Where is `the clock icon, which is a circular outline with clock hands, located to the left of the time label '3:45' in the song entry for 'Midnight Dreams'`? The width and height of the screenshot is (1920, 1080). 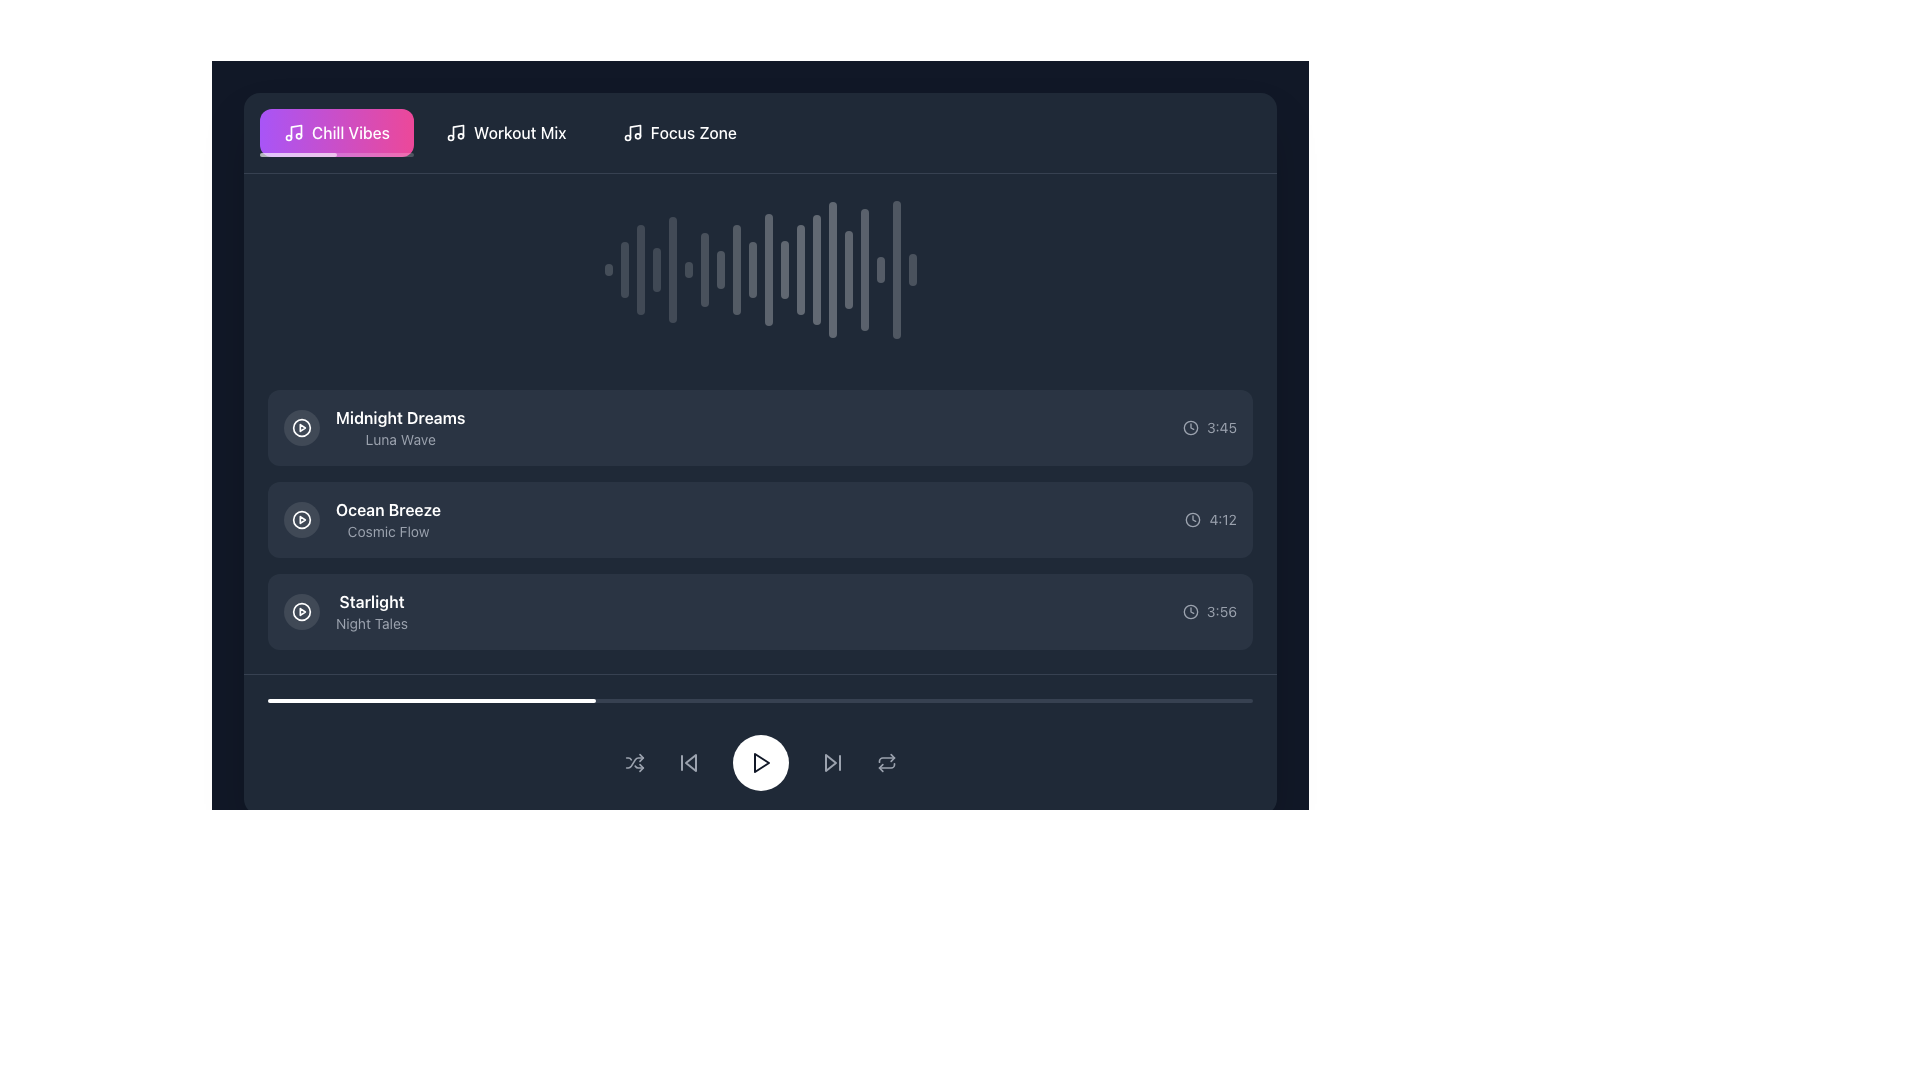
the clock icon, which is a circular outline with clock hands, located to the left of the time label '3:45' in the song entry for 'Midnight Dreams' is located at coordinates (1190, 427).